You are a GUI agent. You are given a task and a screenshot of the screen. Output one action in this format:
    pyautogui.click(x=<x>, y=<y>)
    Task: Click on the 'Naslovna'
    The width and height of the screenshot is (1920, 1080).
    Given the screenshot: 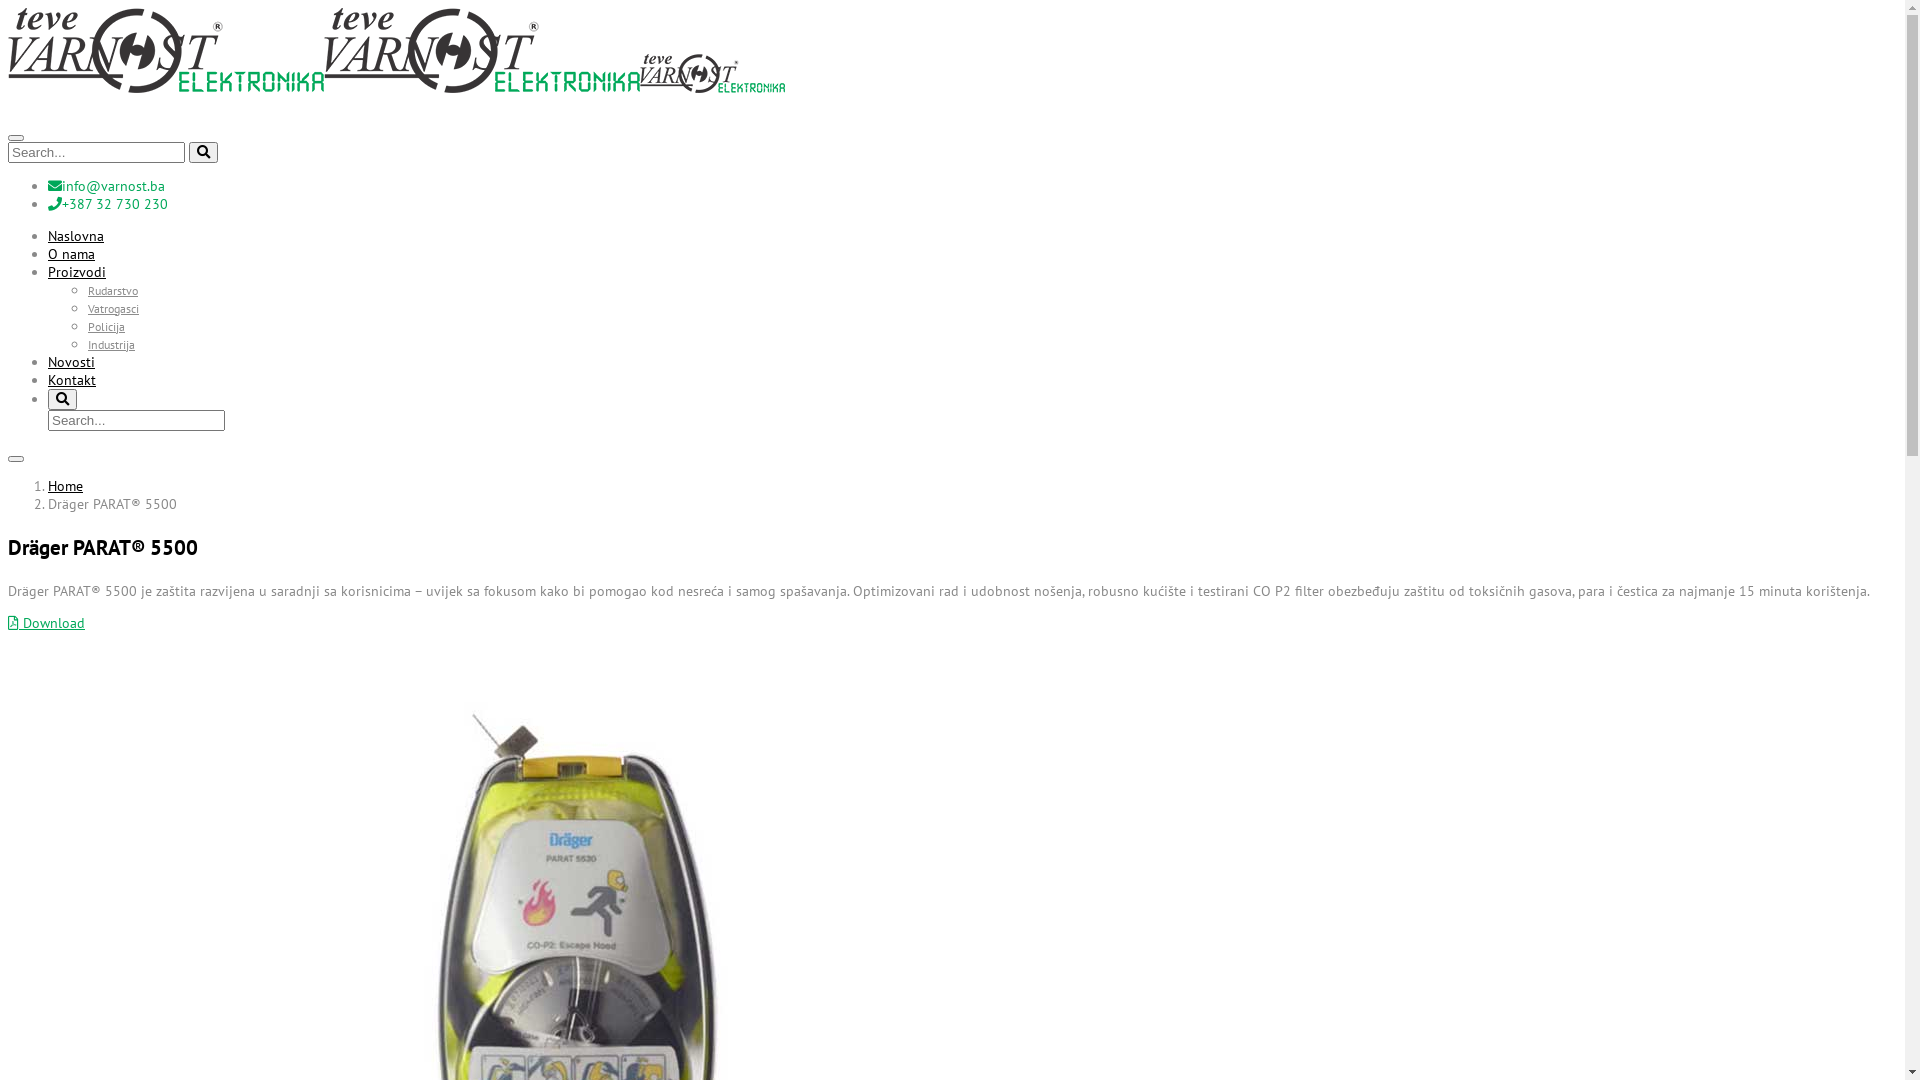 What is the action you would take?
    pyautogui.click(x=76, y=234)
    